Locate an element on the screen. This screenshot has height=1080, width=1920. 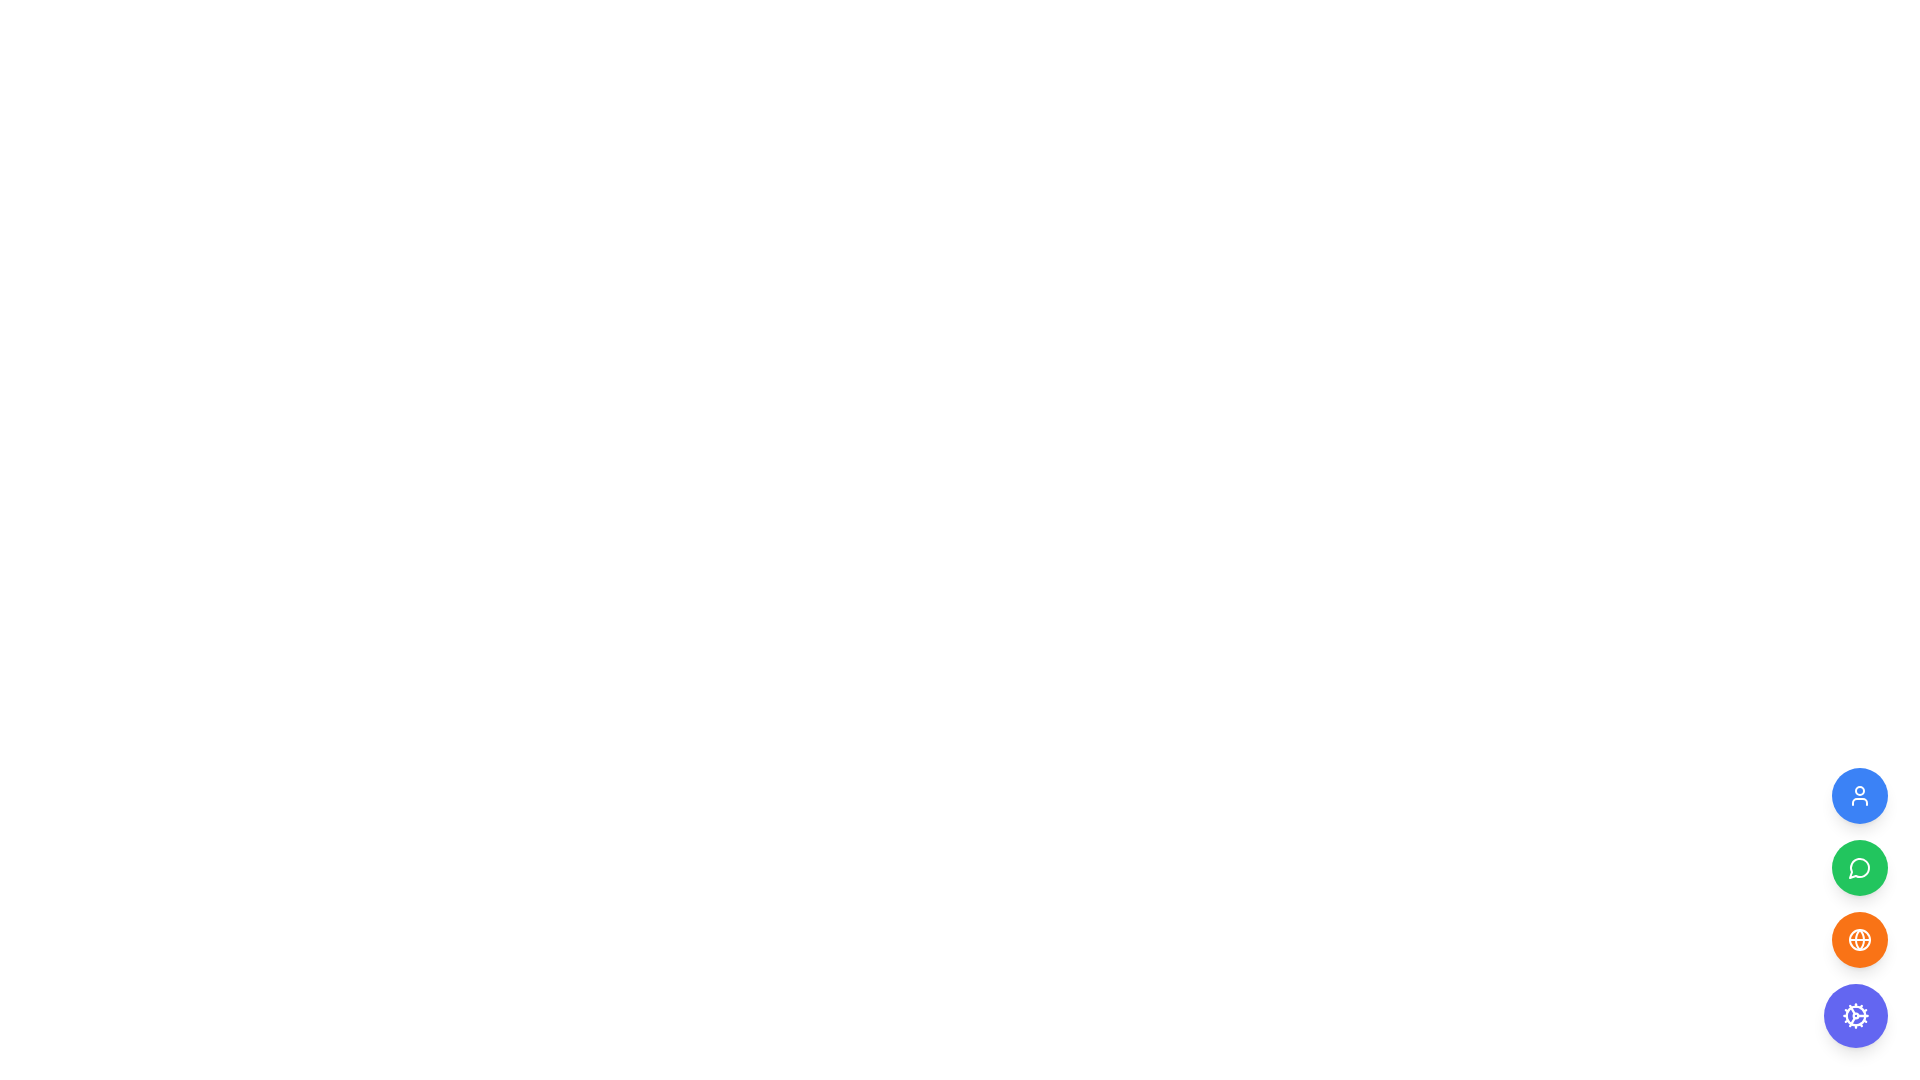
the second button in a vertical stack of three buttons aligned towards the right edge of the interface, which represents messaging functionality is located at coordinates (1859, 866).